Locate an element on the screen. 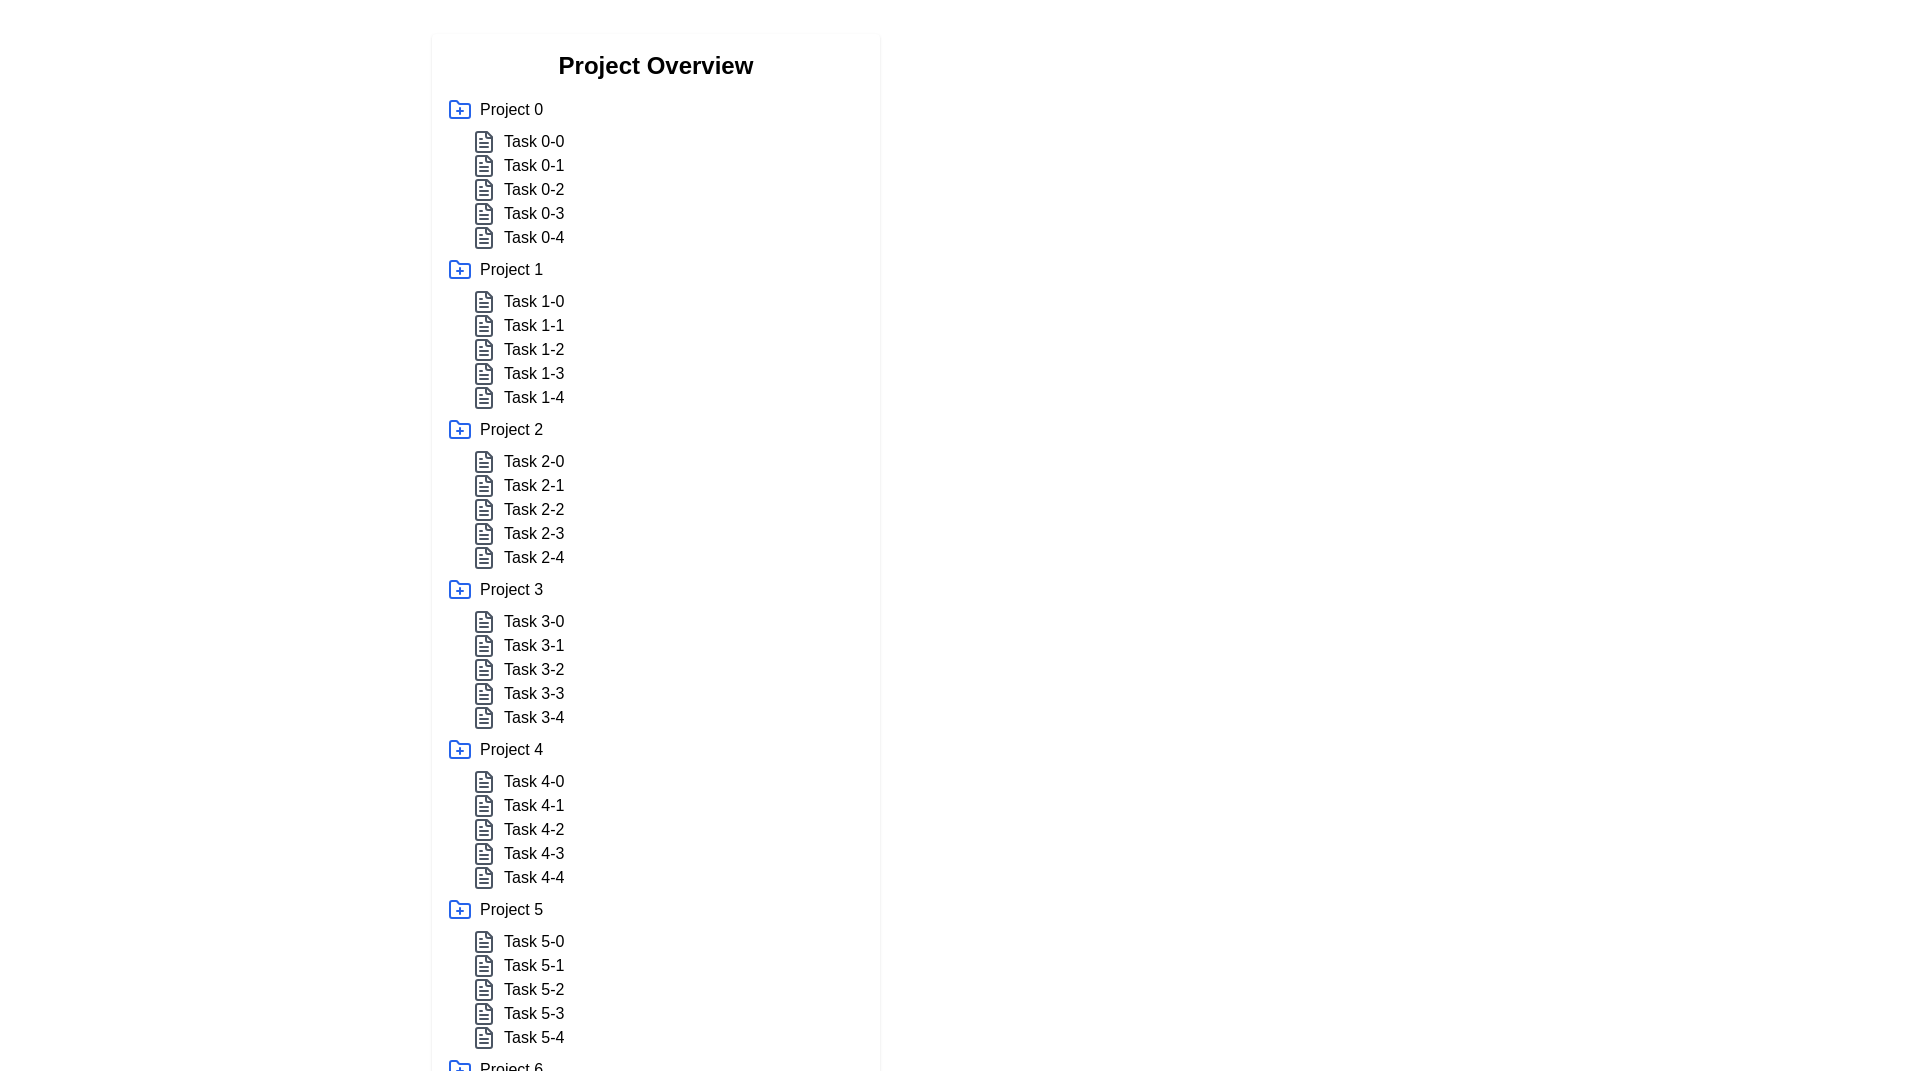 This screenshot has width=1920, height=1080. the text label displaying 'Task 3-3', which is the fourth item in the list under the 'Project 3' section, positioned horizontally next to a file icon is located at coordinates (534, 693).